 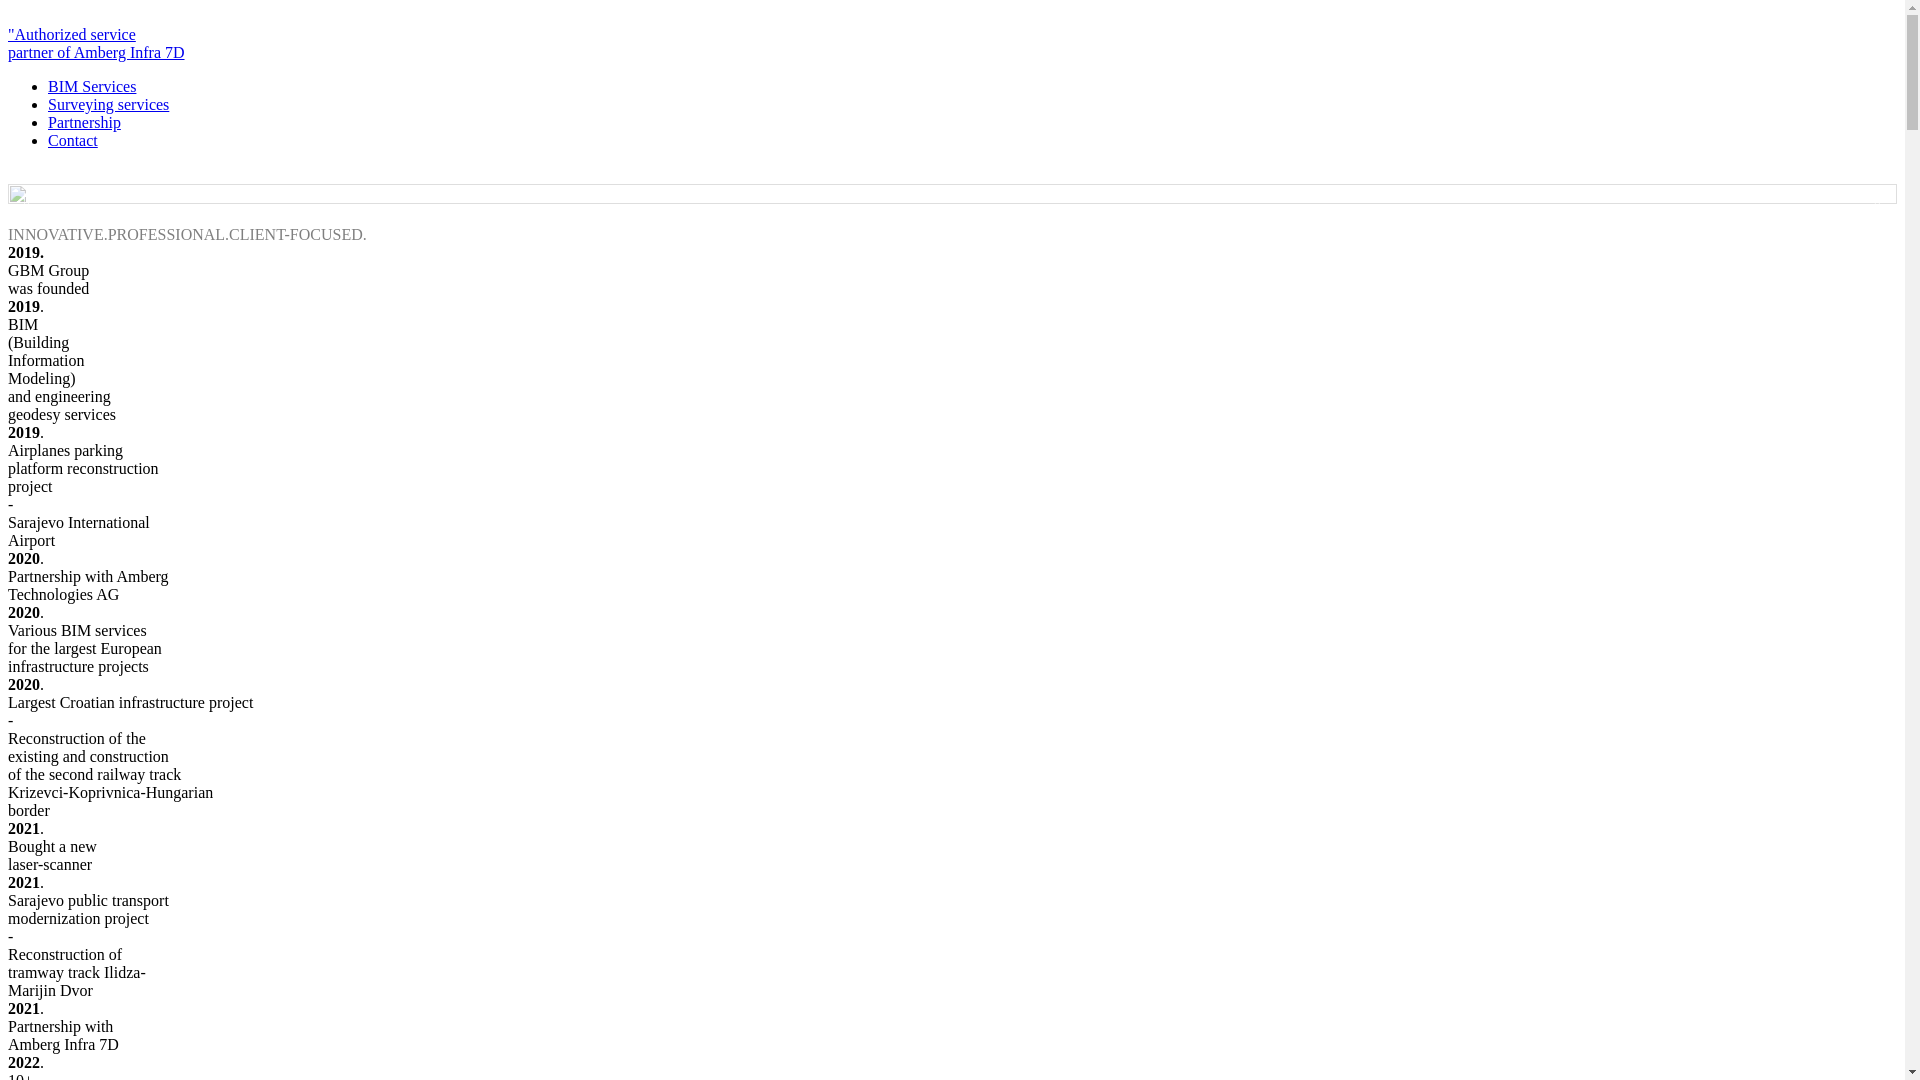 What do you see at coordinates (90, 85) in the screenshot?
I see `'BIM Services'` at bounding box center [90, 85].